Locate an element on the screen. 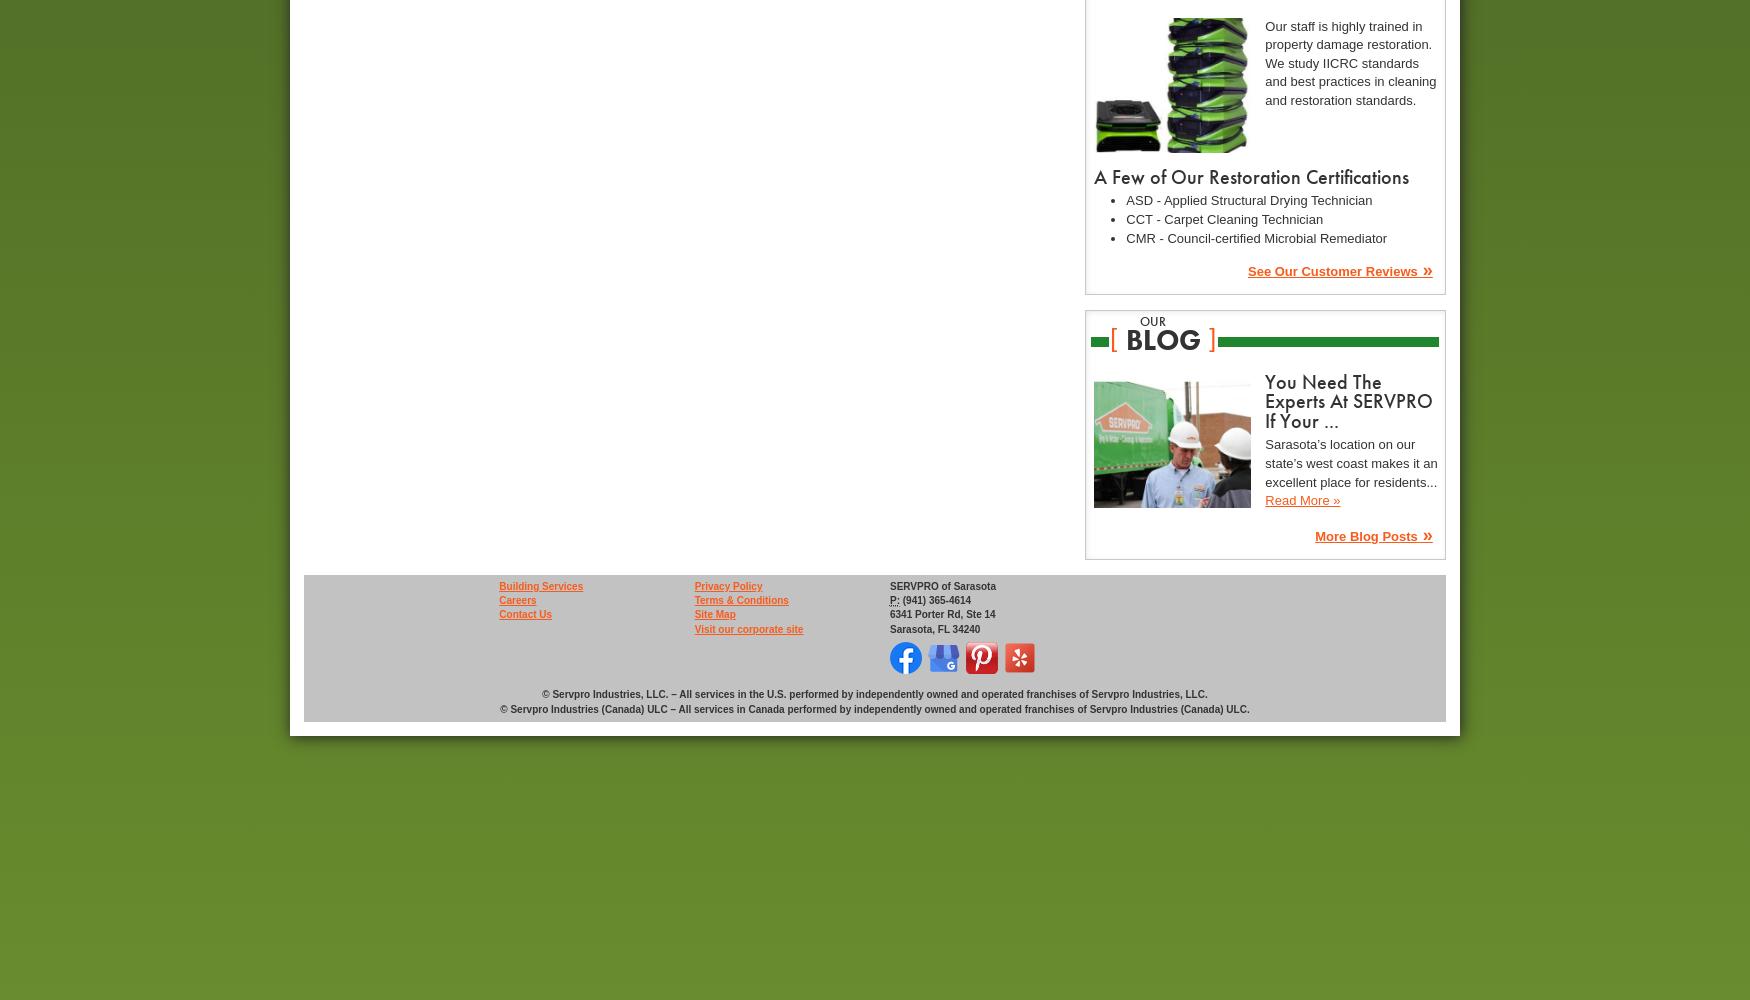 Image resolution: width=1750 pixels, height=1000 pixels. 'Building Services' is located at coordinates (539, 584).